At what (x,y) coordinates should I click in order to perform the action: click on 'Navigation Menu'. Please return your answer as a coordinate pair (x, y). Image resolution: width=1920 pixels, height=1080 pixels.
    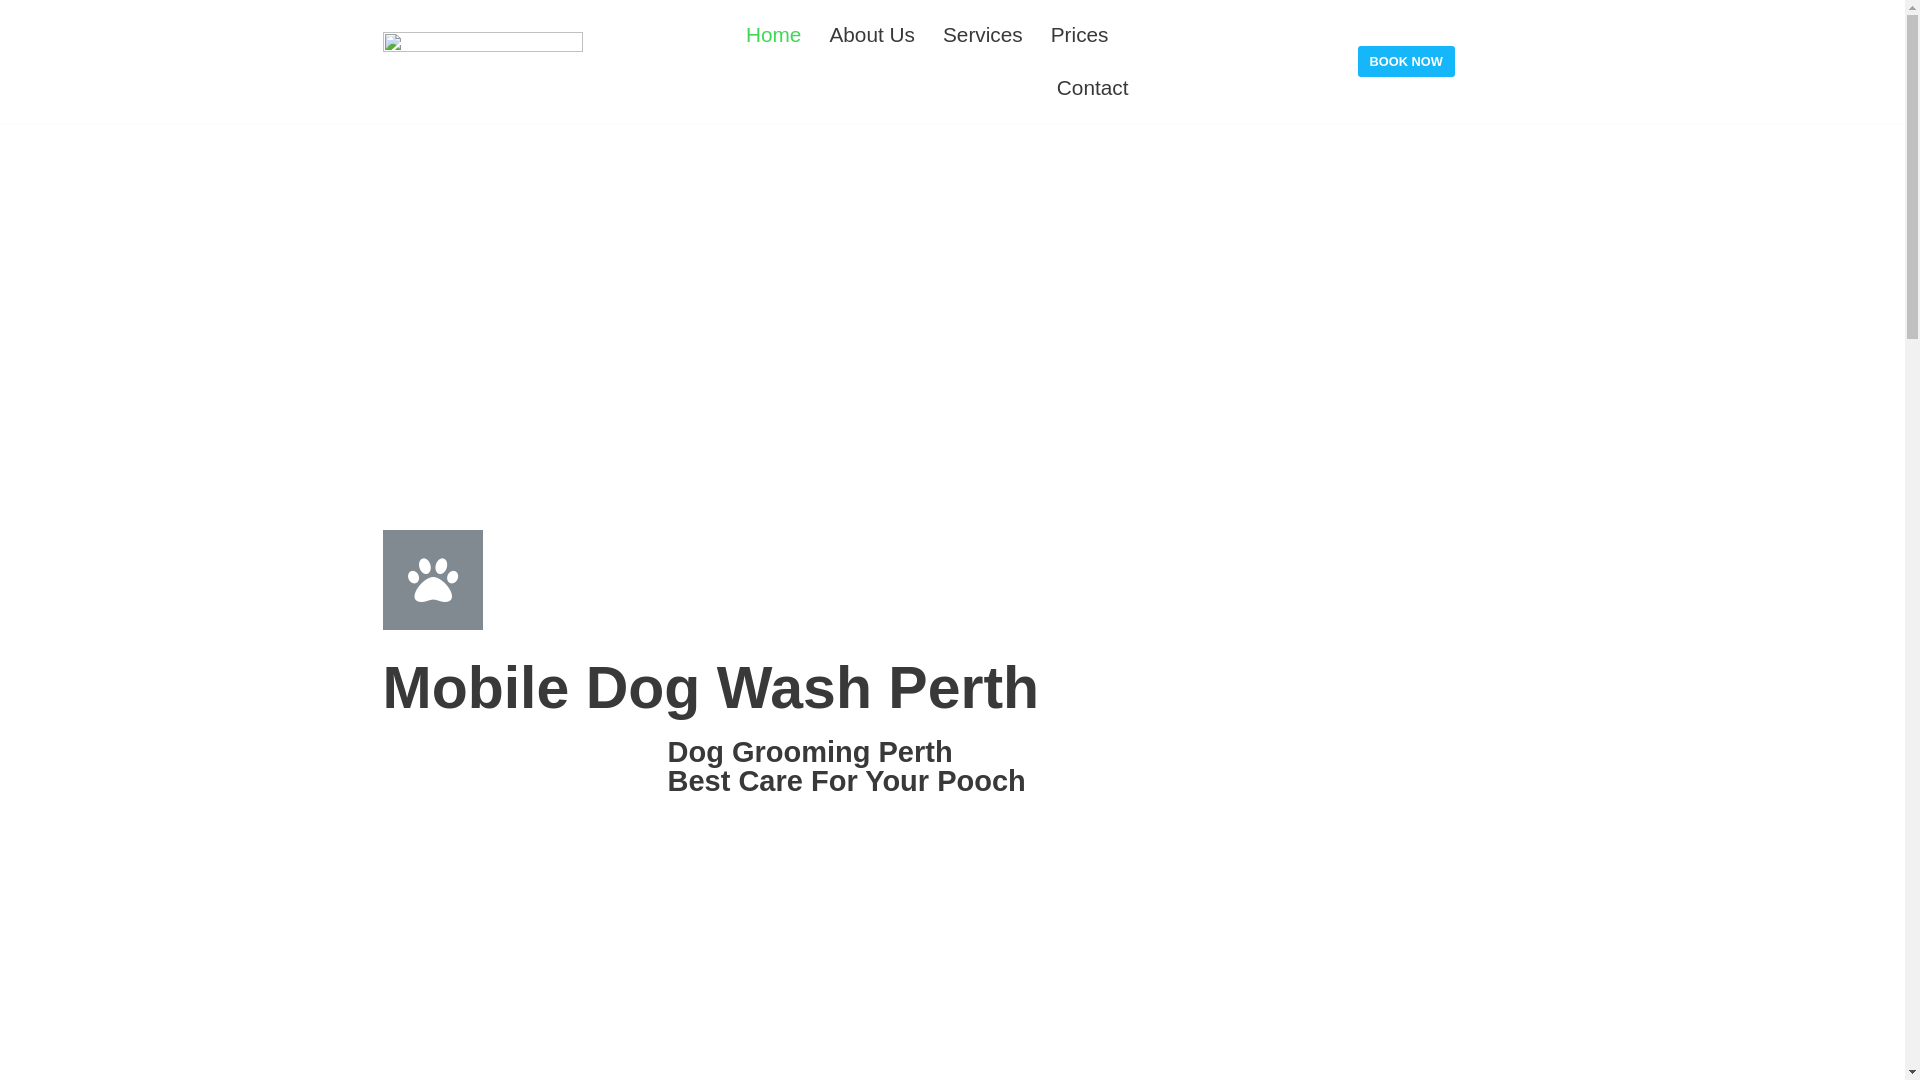
    Looking at the image, I should click on (1870, 24).